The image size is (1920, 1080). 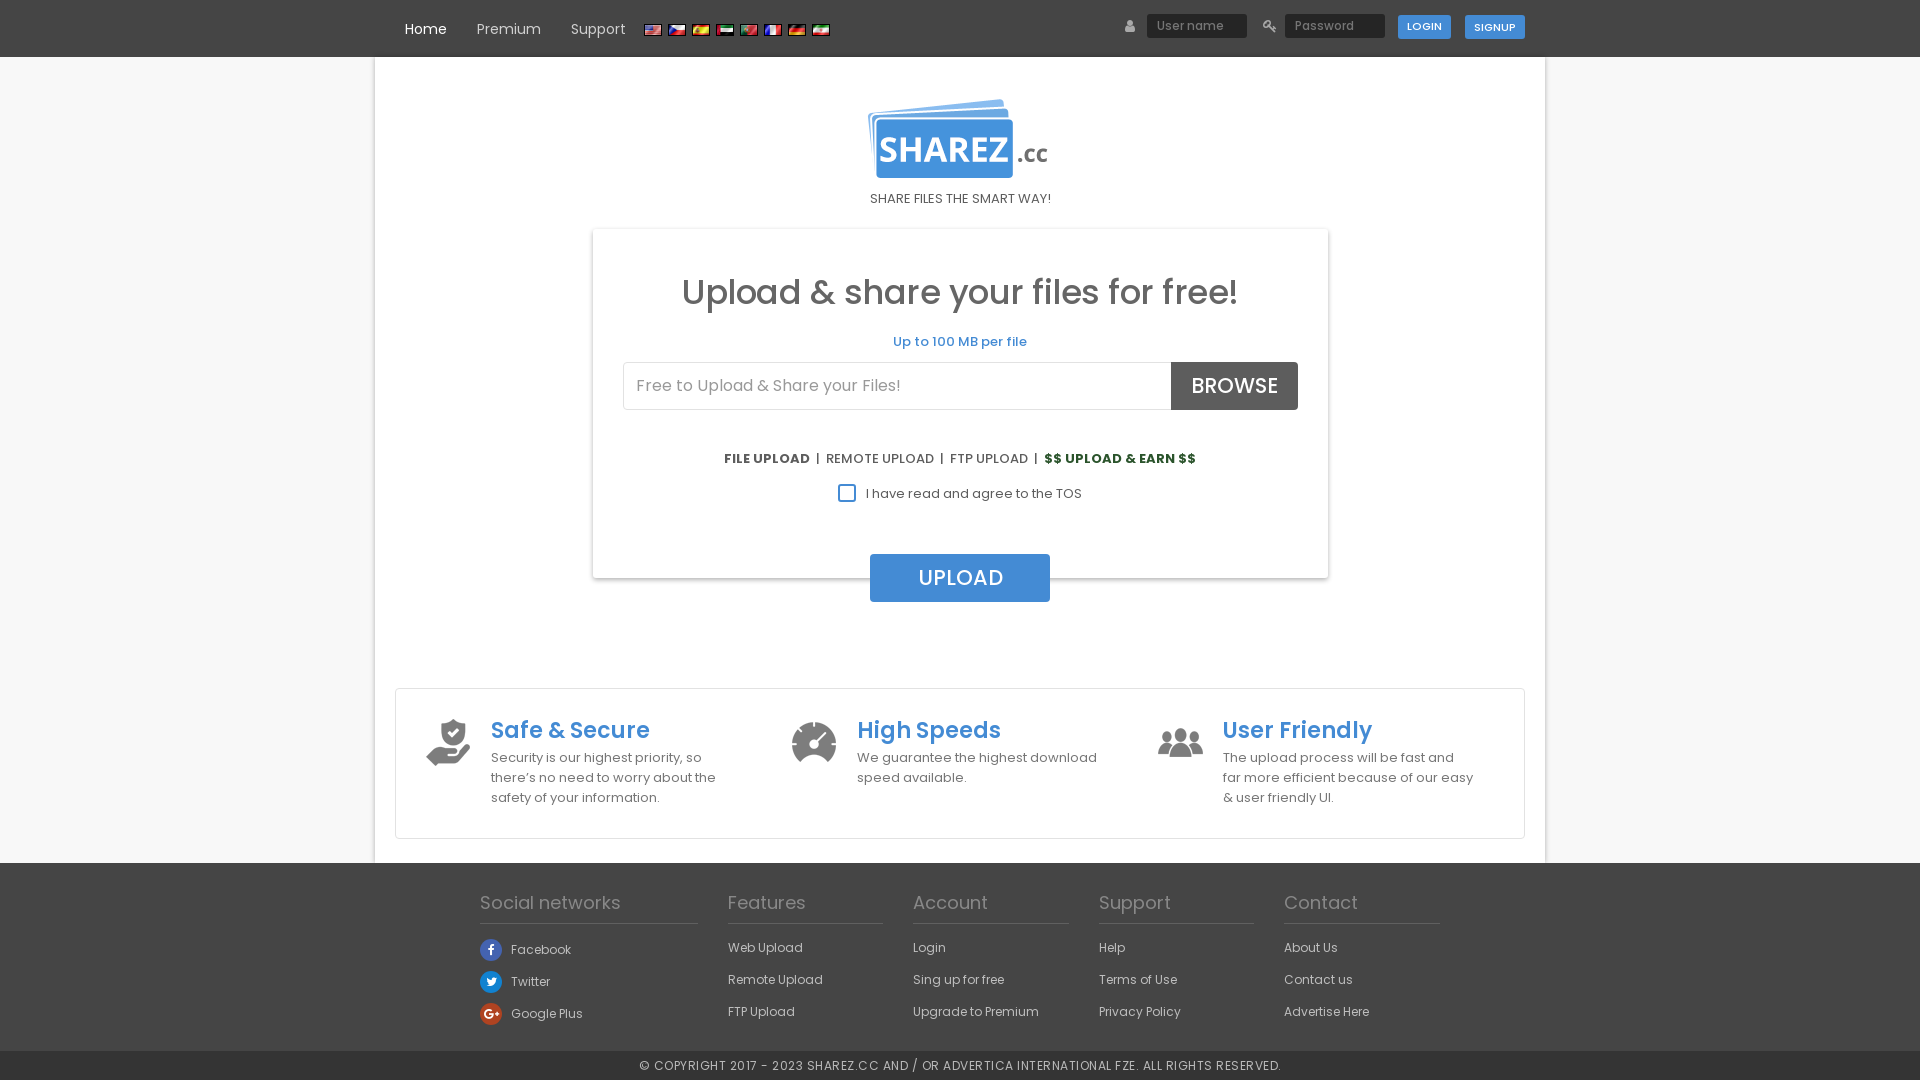 I want to click on 'About Us', so click(x=1310, y=946).